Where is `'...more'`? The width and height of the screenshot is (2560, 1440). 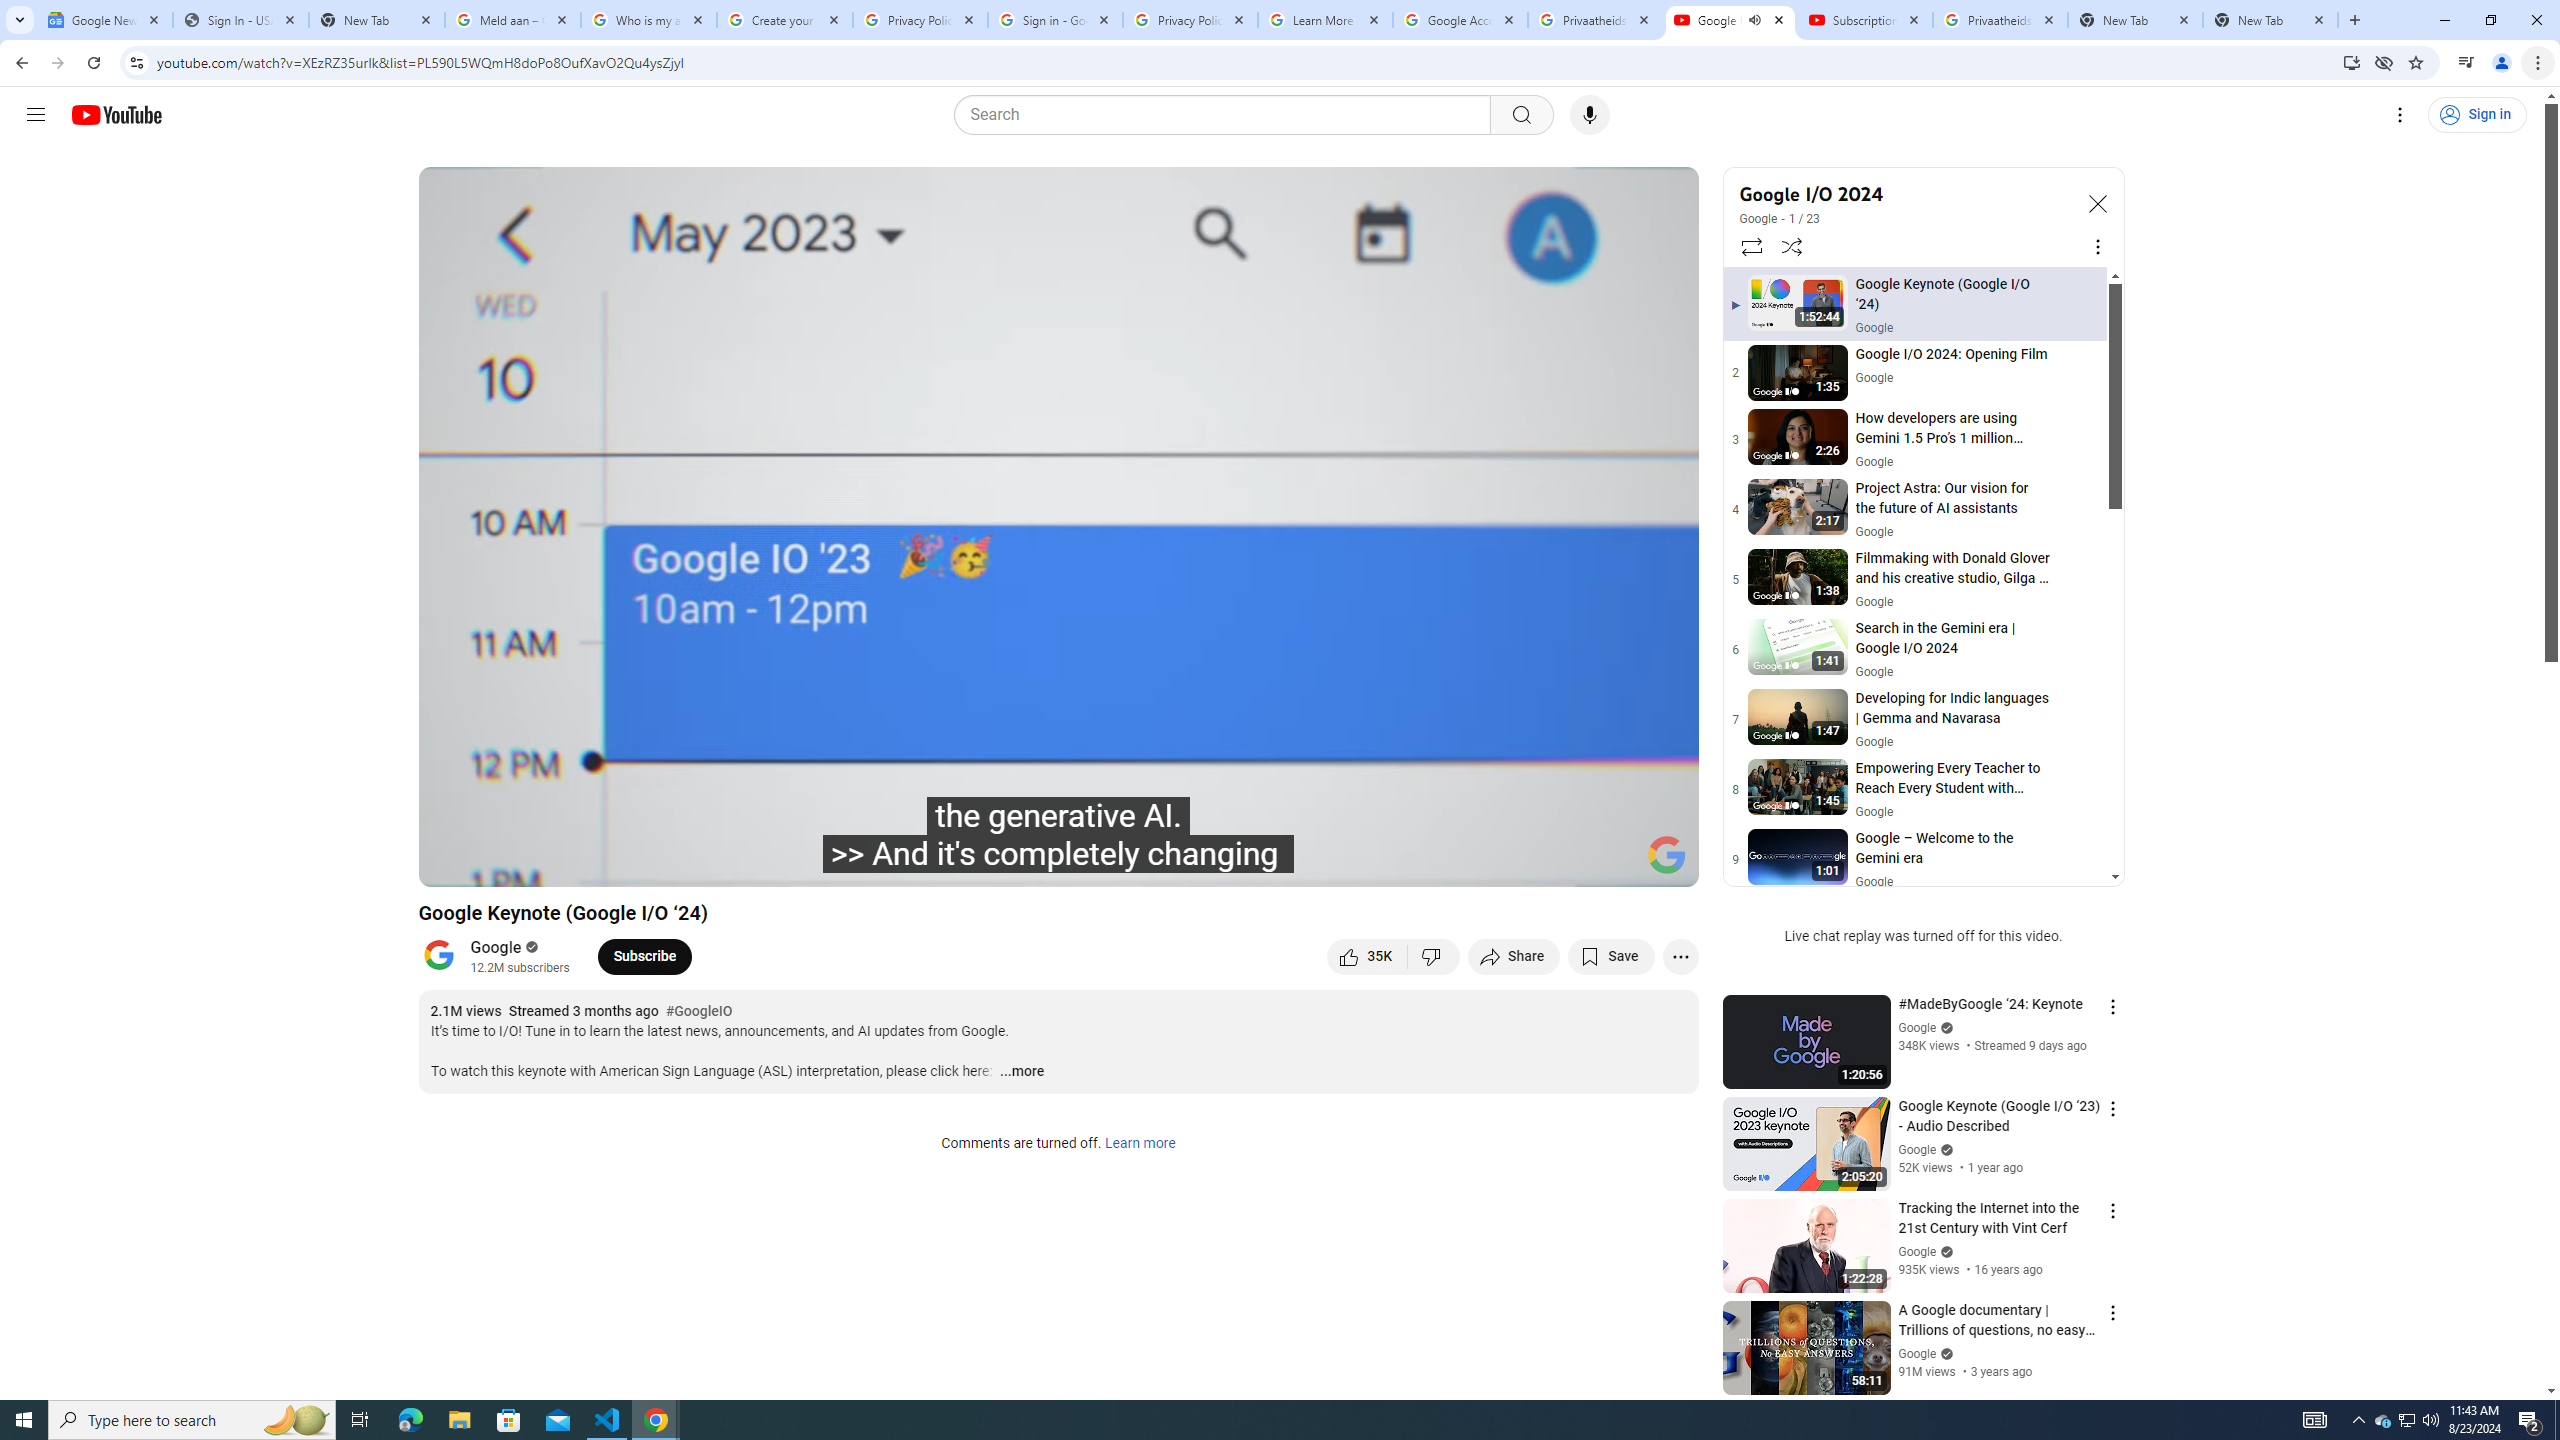
'...more' is located at coordinates (1020, 1072).